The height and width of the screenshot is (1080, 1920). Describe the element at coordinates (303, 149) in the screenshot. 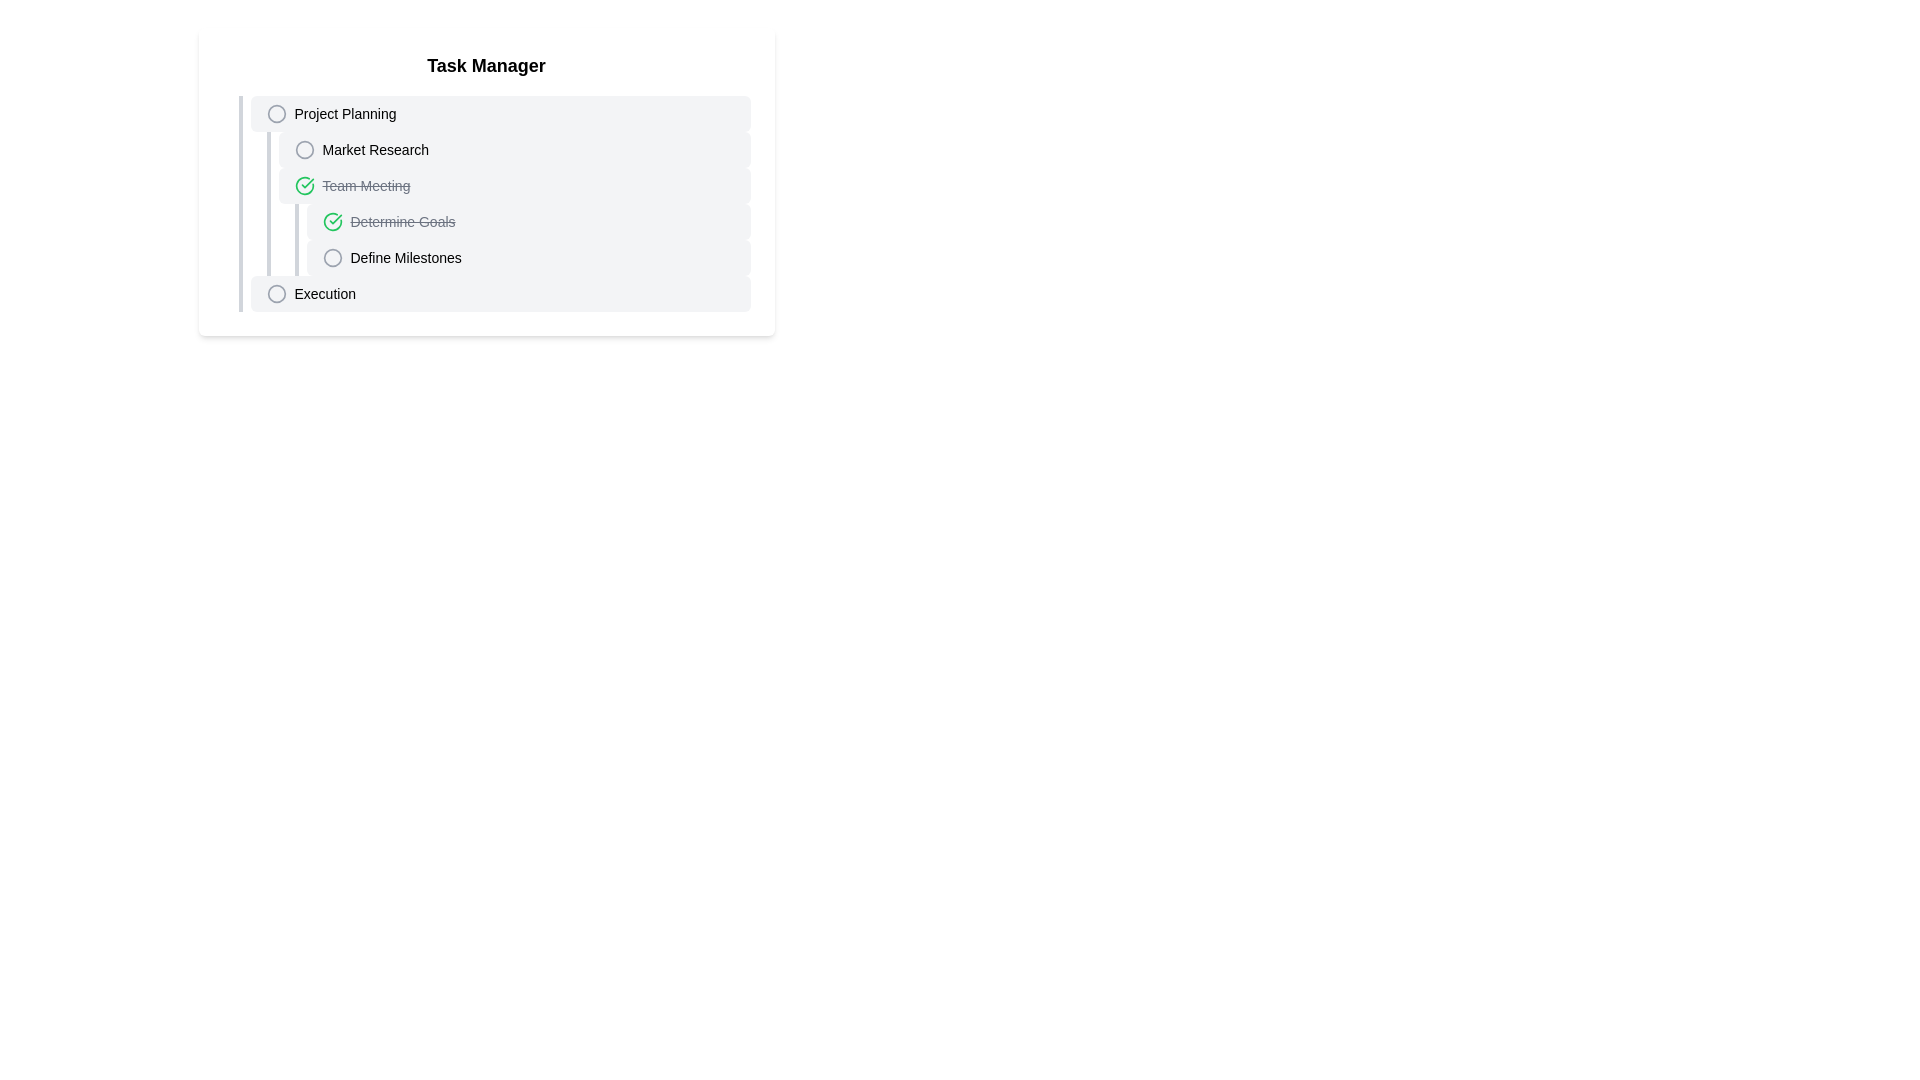

I see `the icon or status indicator located to the left of the text 'Market Research' in the 'Task Manager' interface` at that location.